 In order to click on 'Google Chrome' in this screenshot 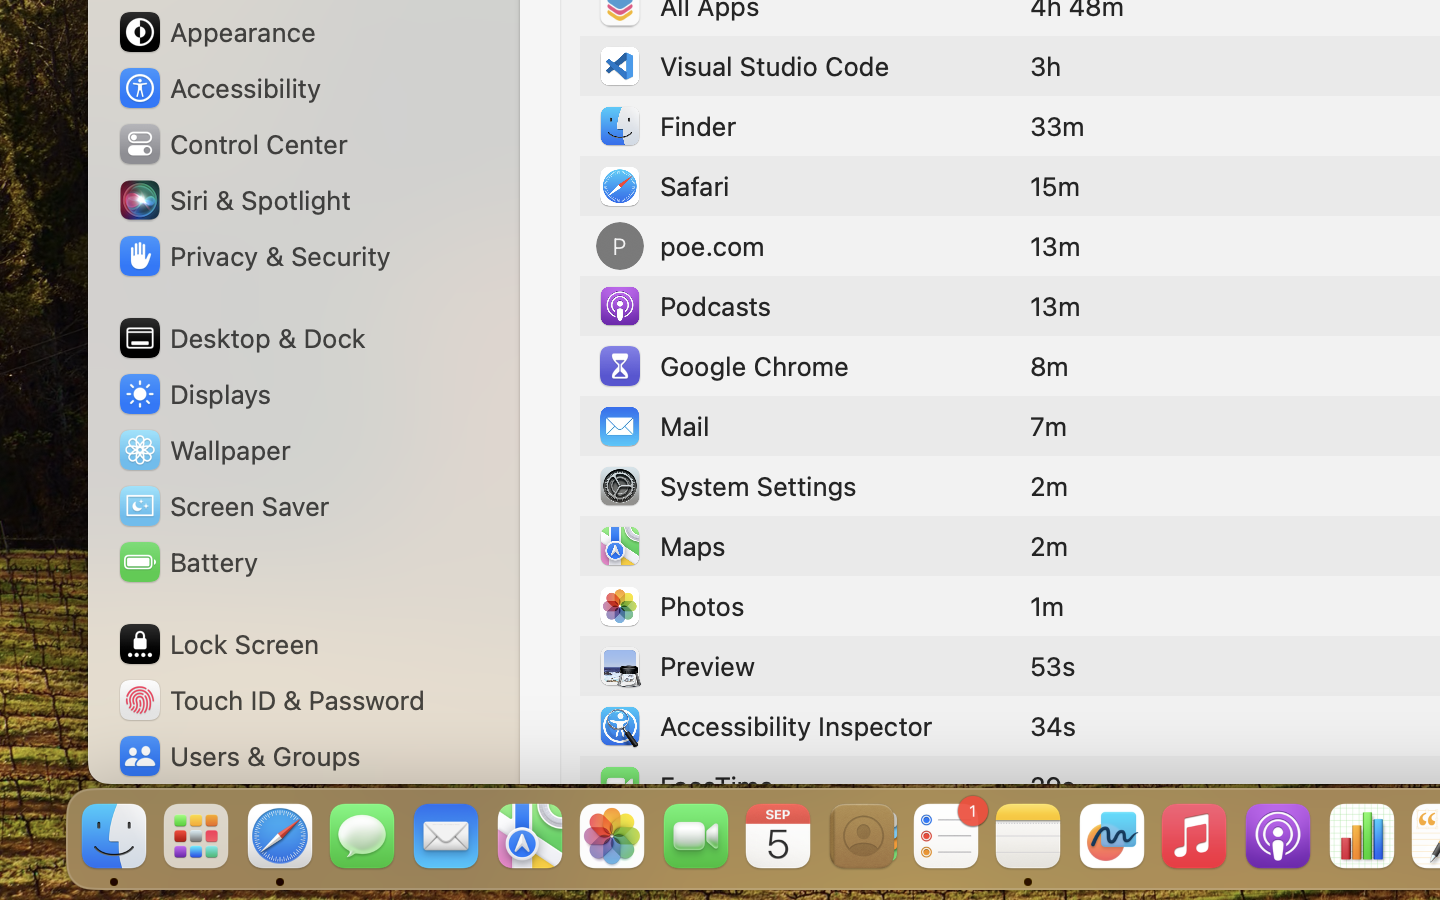, I will do `click(722, 366)`.